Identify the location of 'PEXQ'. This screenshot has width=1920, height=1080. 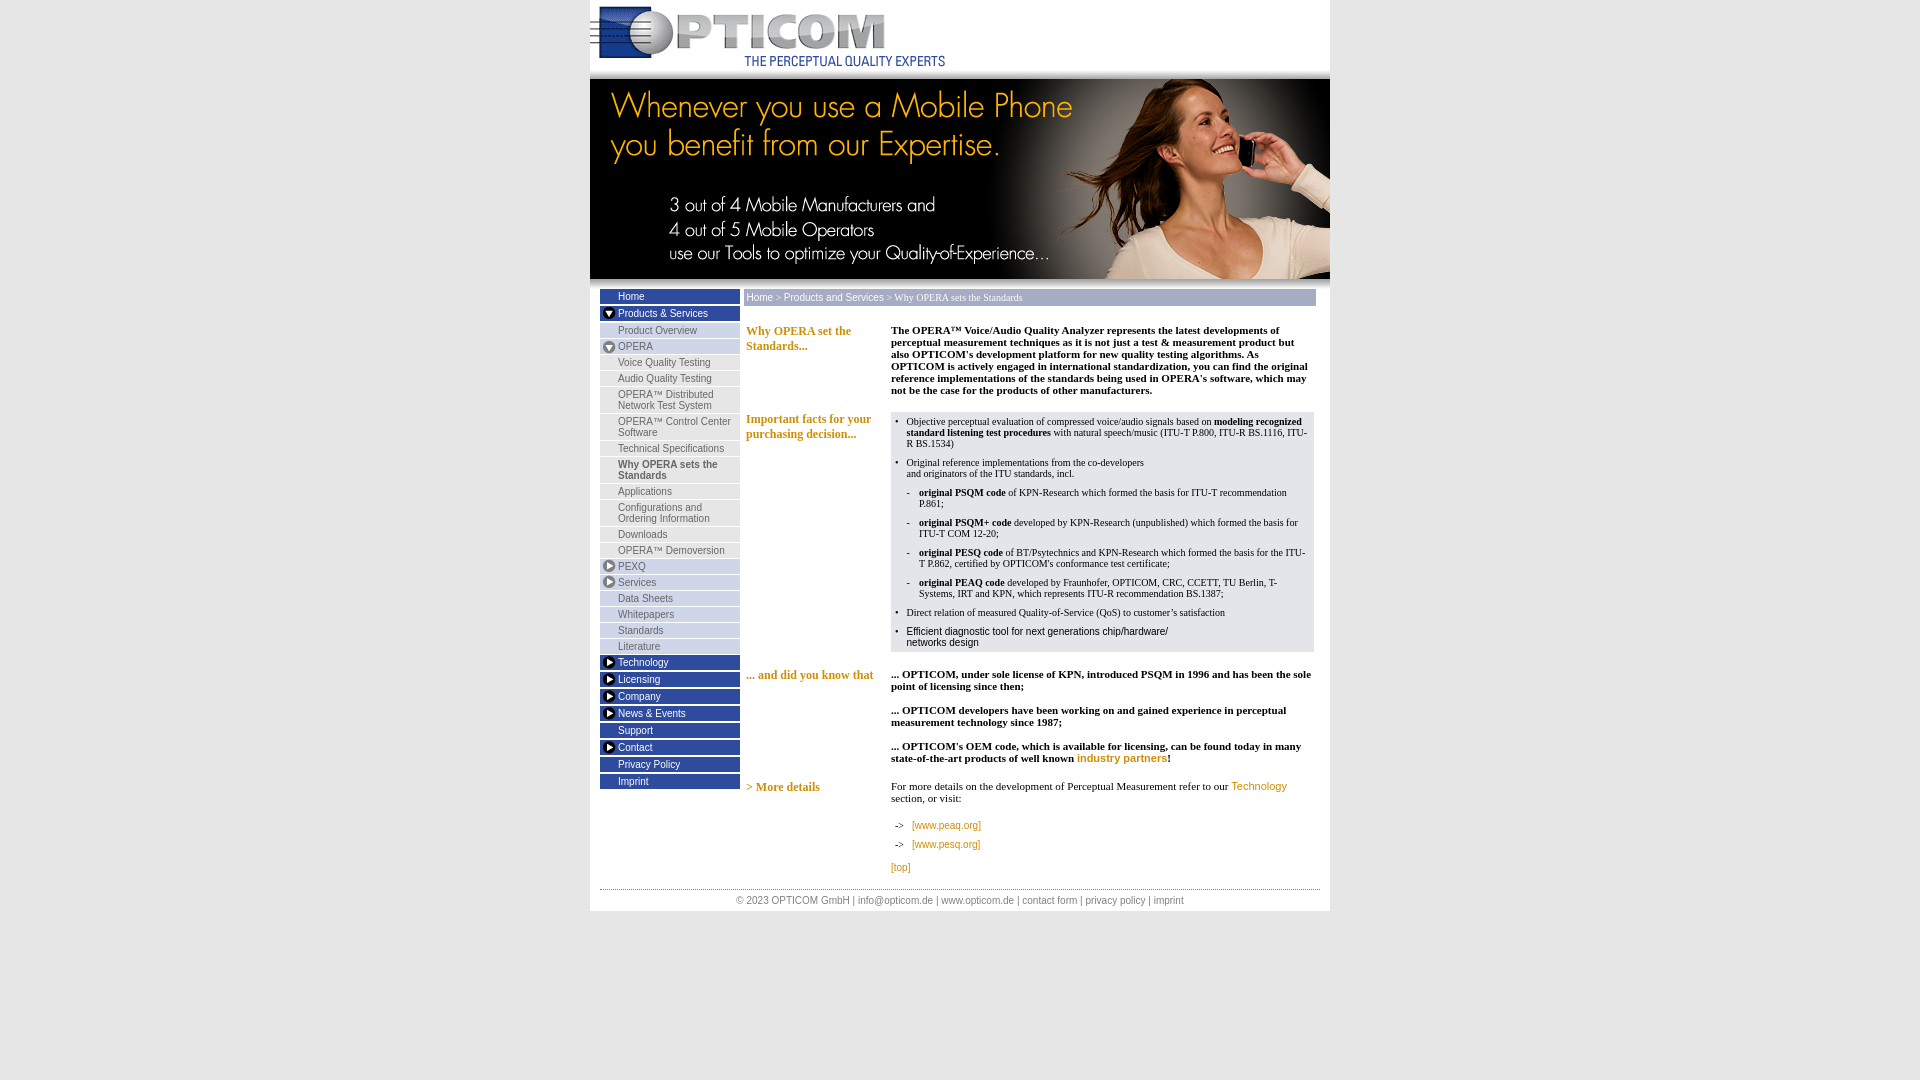
(605, 566).